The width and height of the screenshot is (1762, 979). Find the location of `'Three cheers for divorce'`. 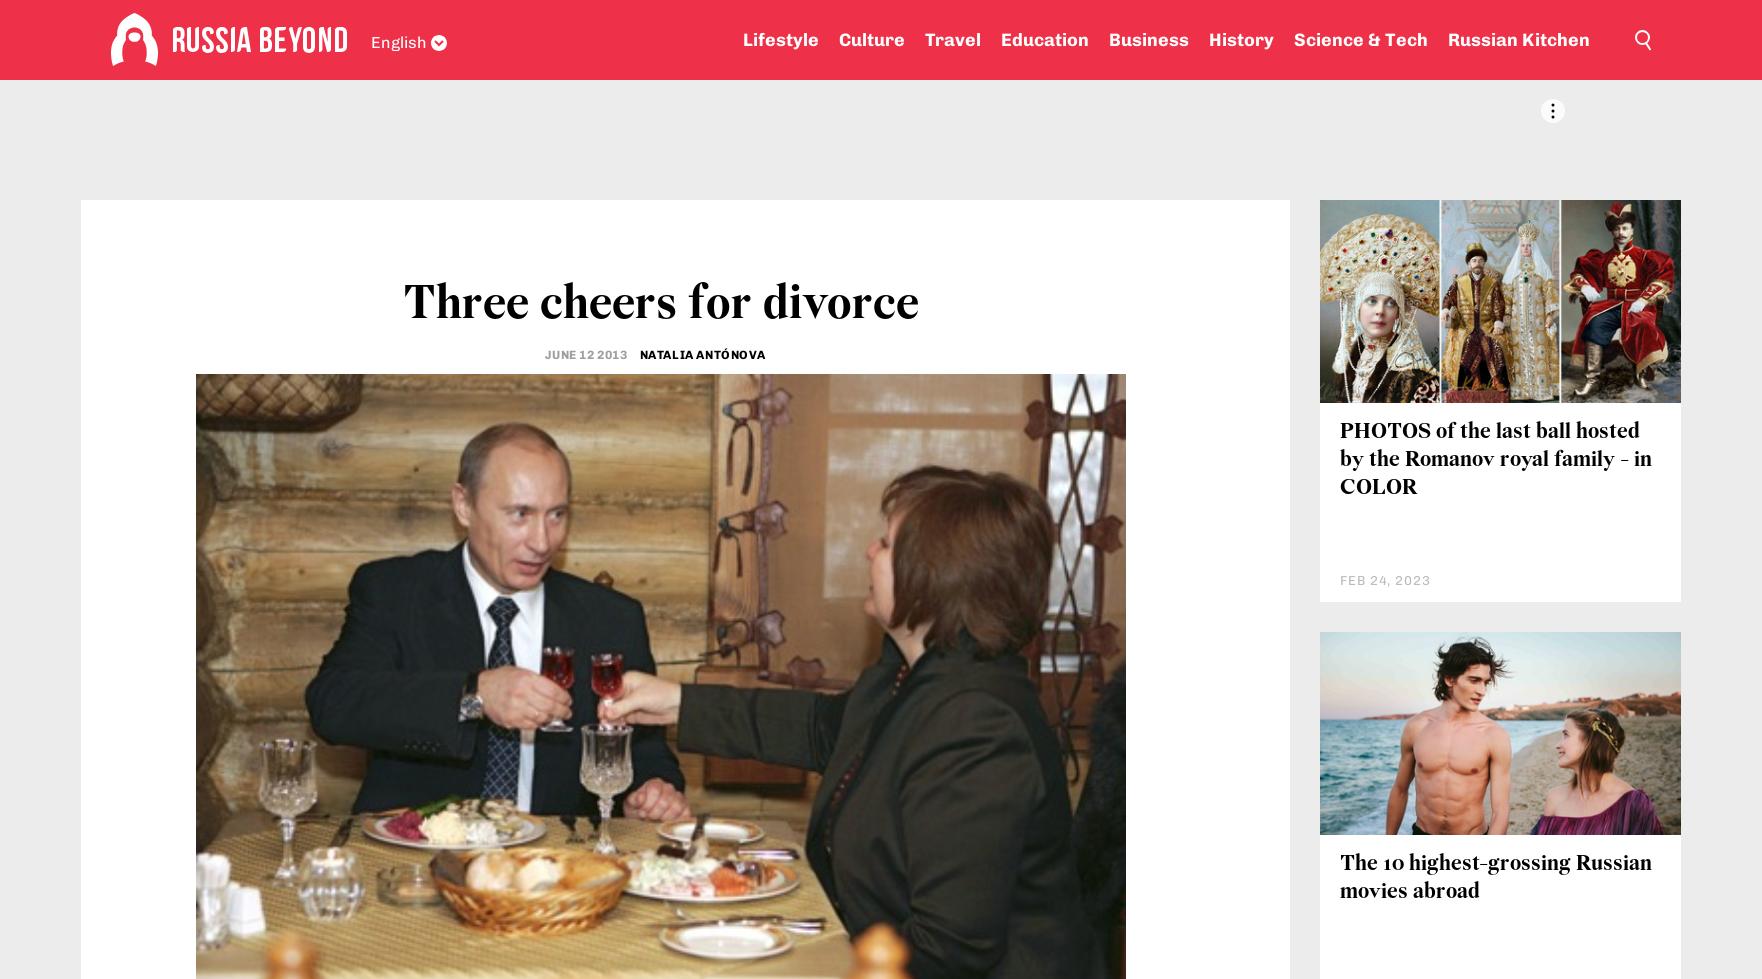

'Three cheers for divorce' is located at coordinates (402, 305).